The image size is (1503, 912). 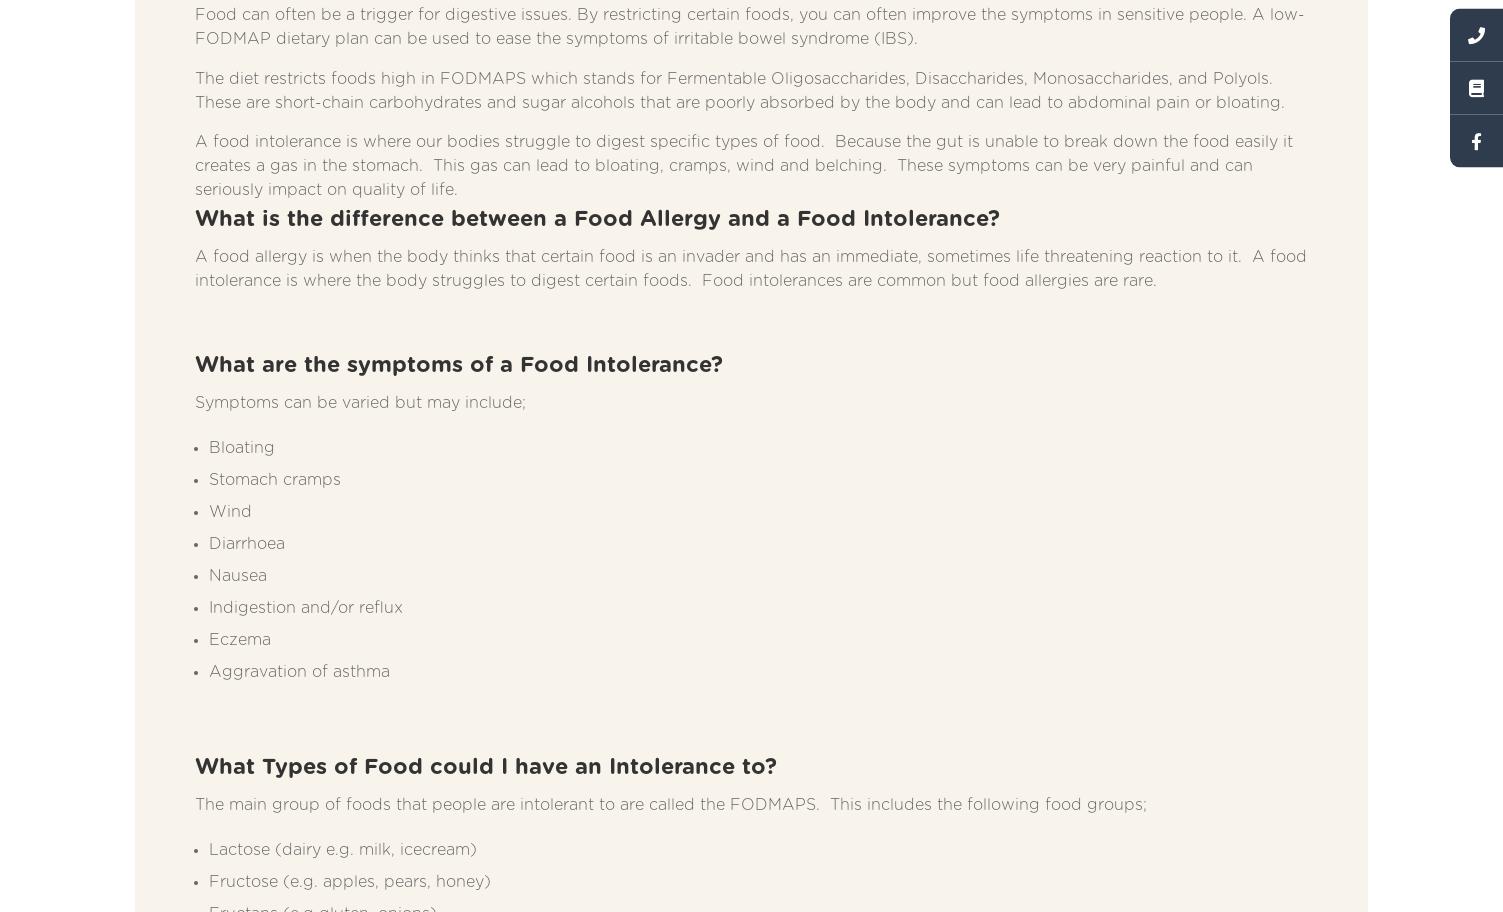 I want to click on 'Bloating', so click(x=241, y=445).